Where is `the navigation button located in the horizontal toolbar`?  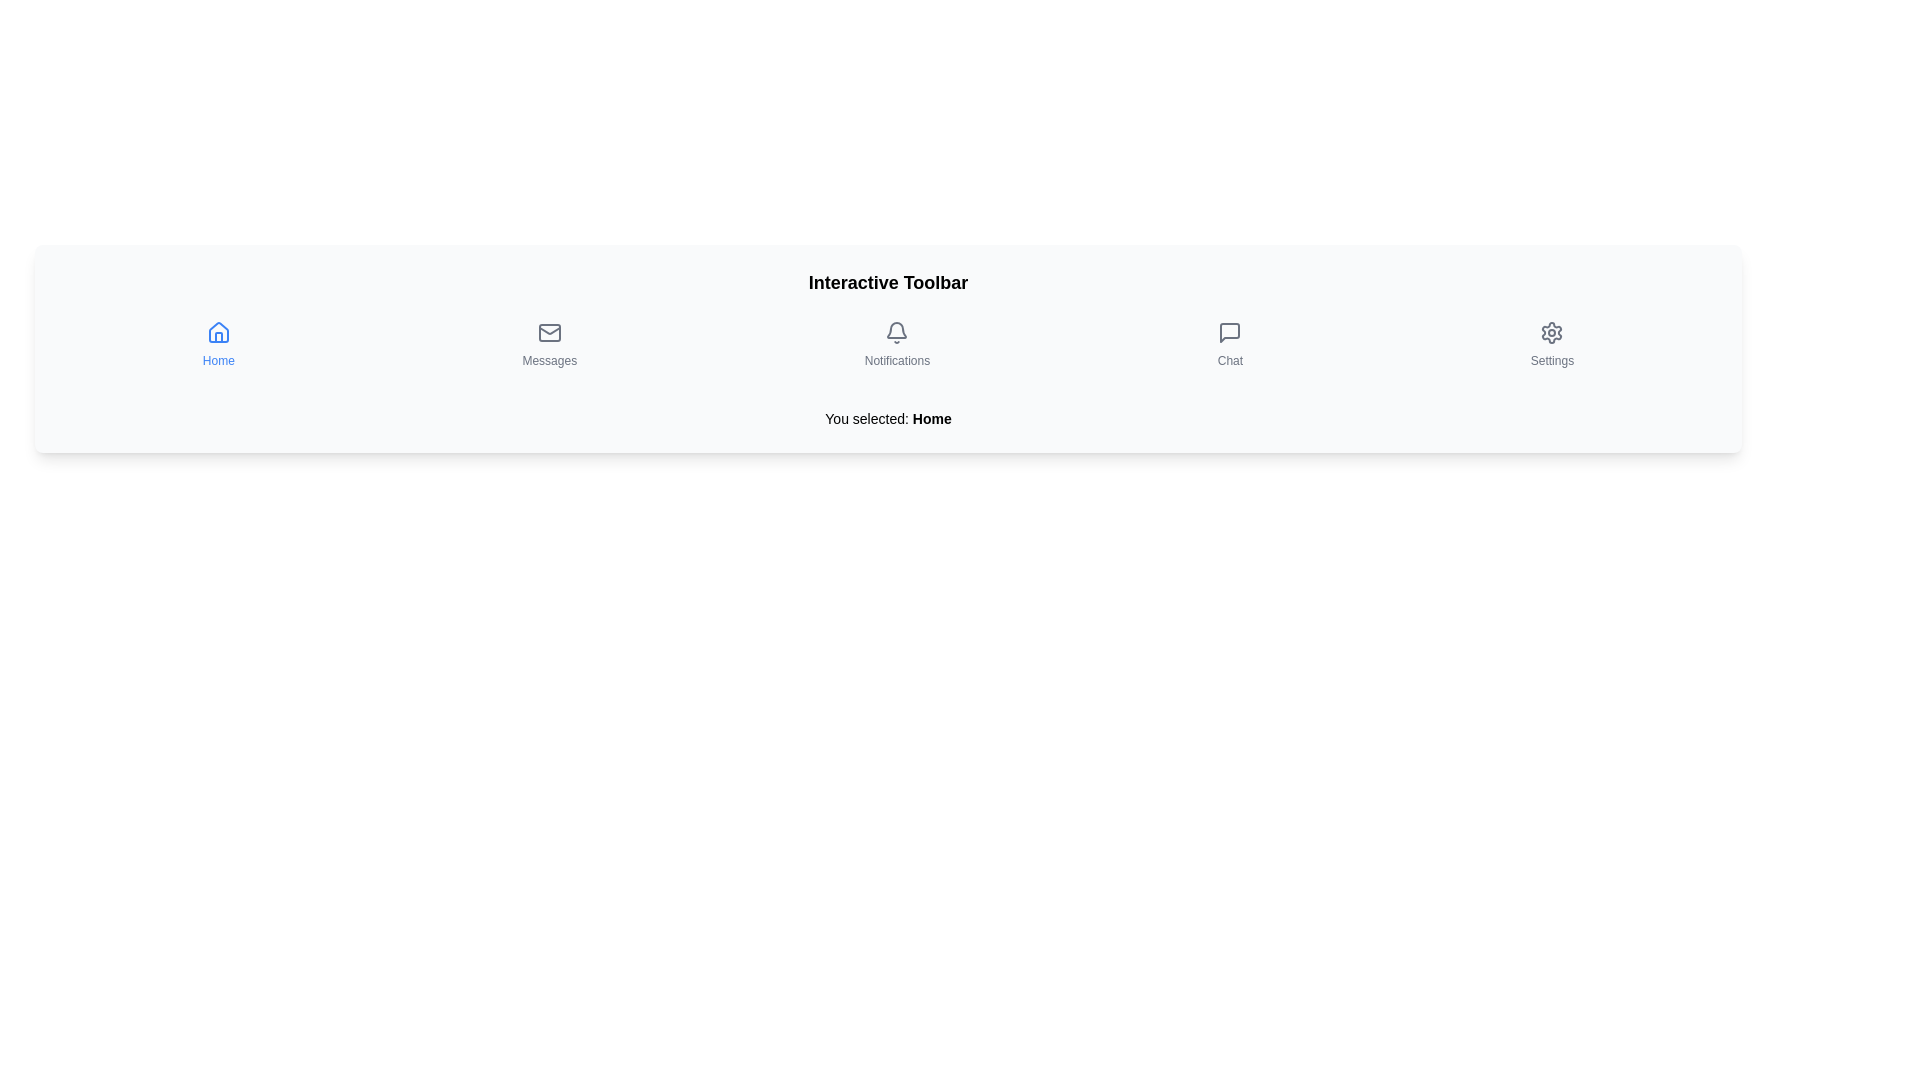
the navigation button located in the horizontal toolbar is located at coordinates (1551, 343).